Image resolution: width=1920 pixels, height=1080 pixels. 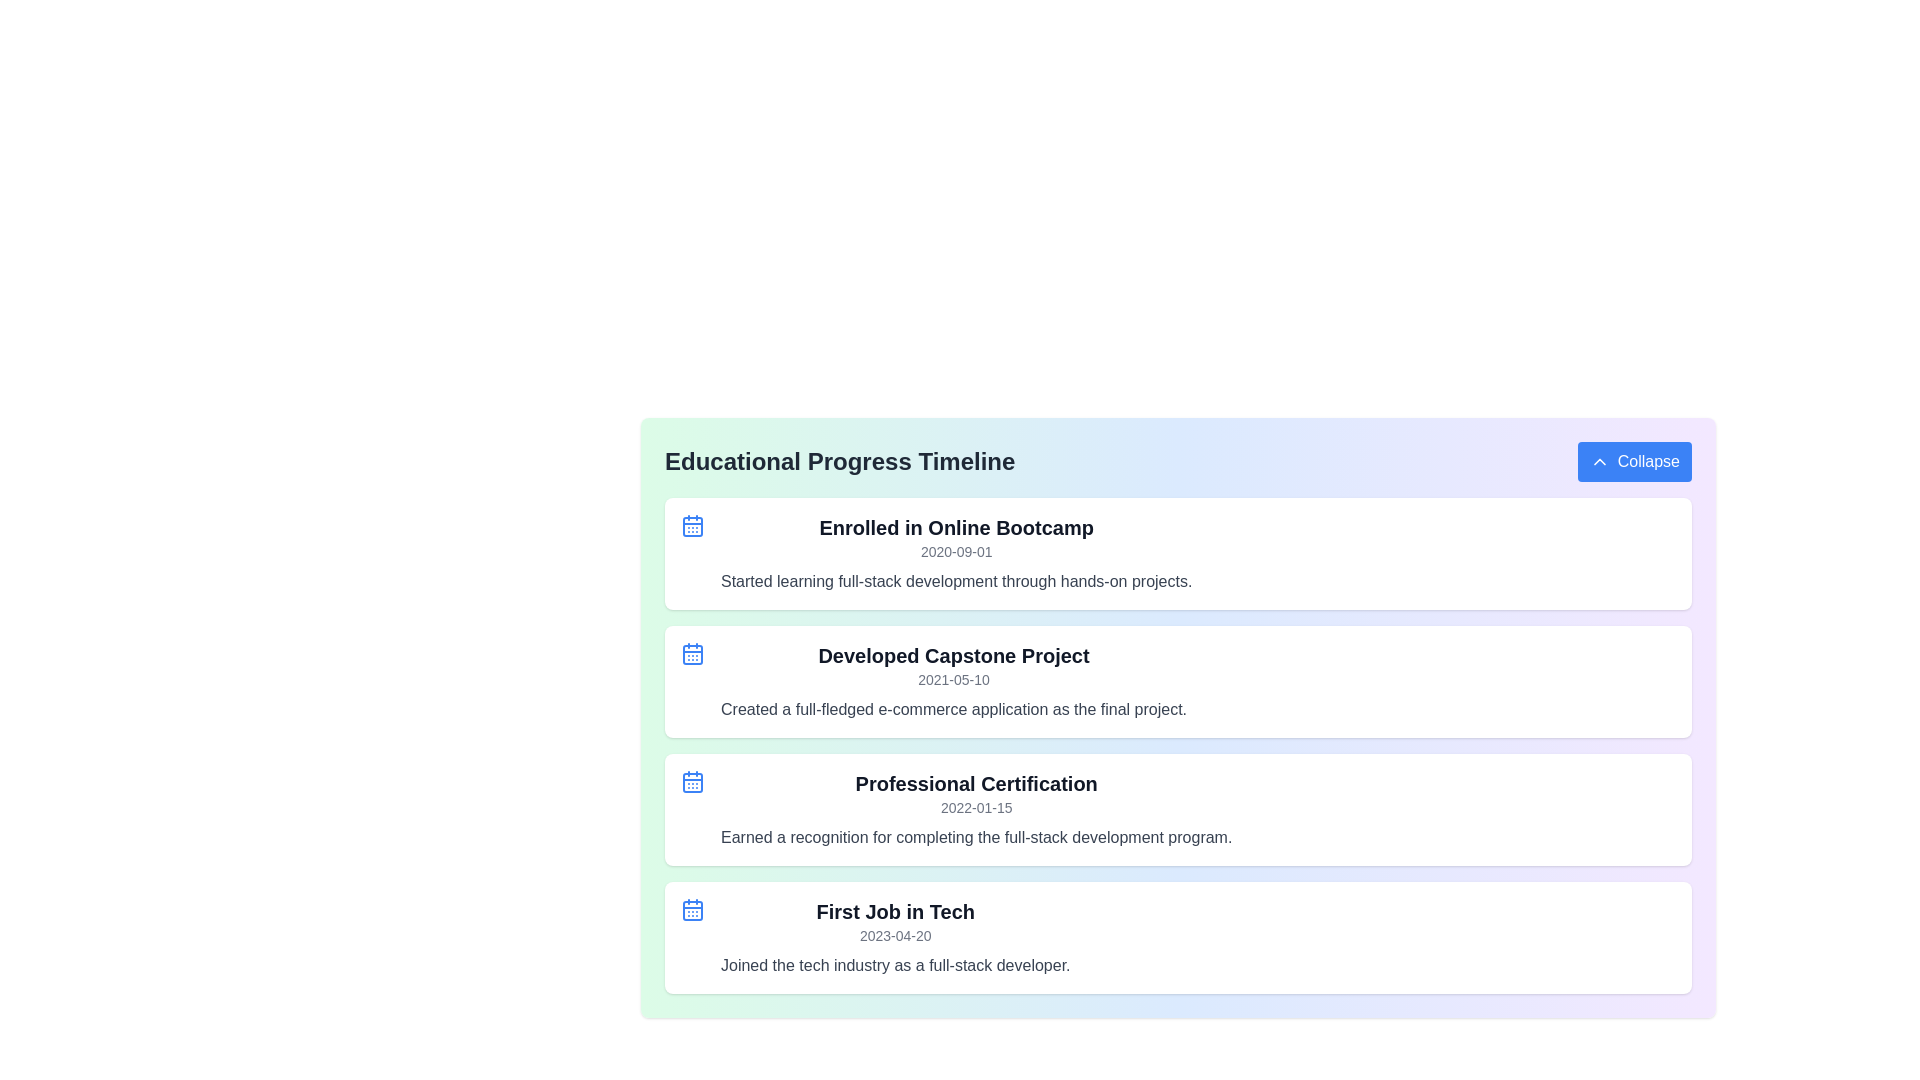 What do you see at coordinates (894, 937) in the screenshot?
I see `timeline entry titled 'First Job in Tech' which includes the date '2023-04-20' and the description 'Joined the tech industry as a full-stack developer.' This entry is located in the fourth section of the 'Educational Progress Timeline'` at bounding box center [894, 937].